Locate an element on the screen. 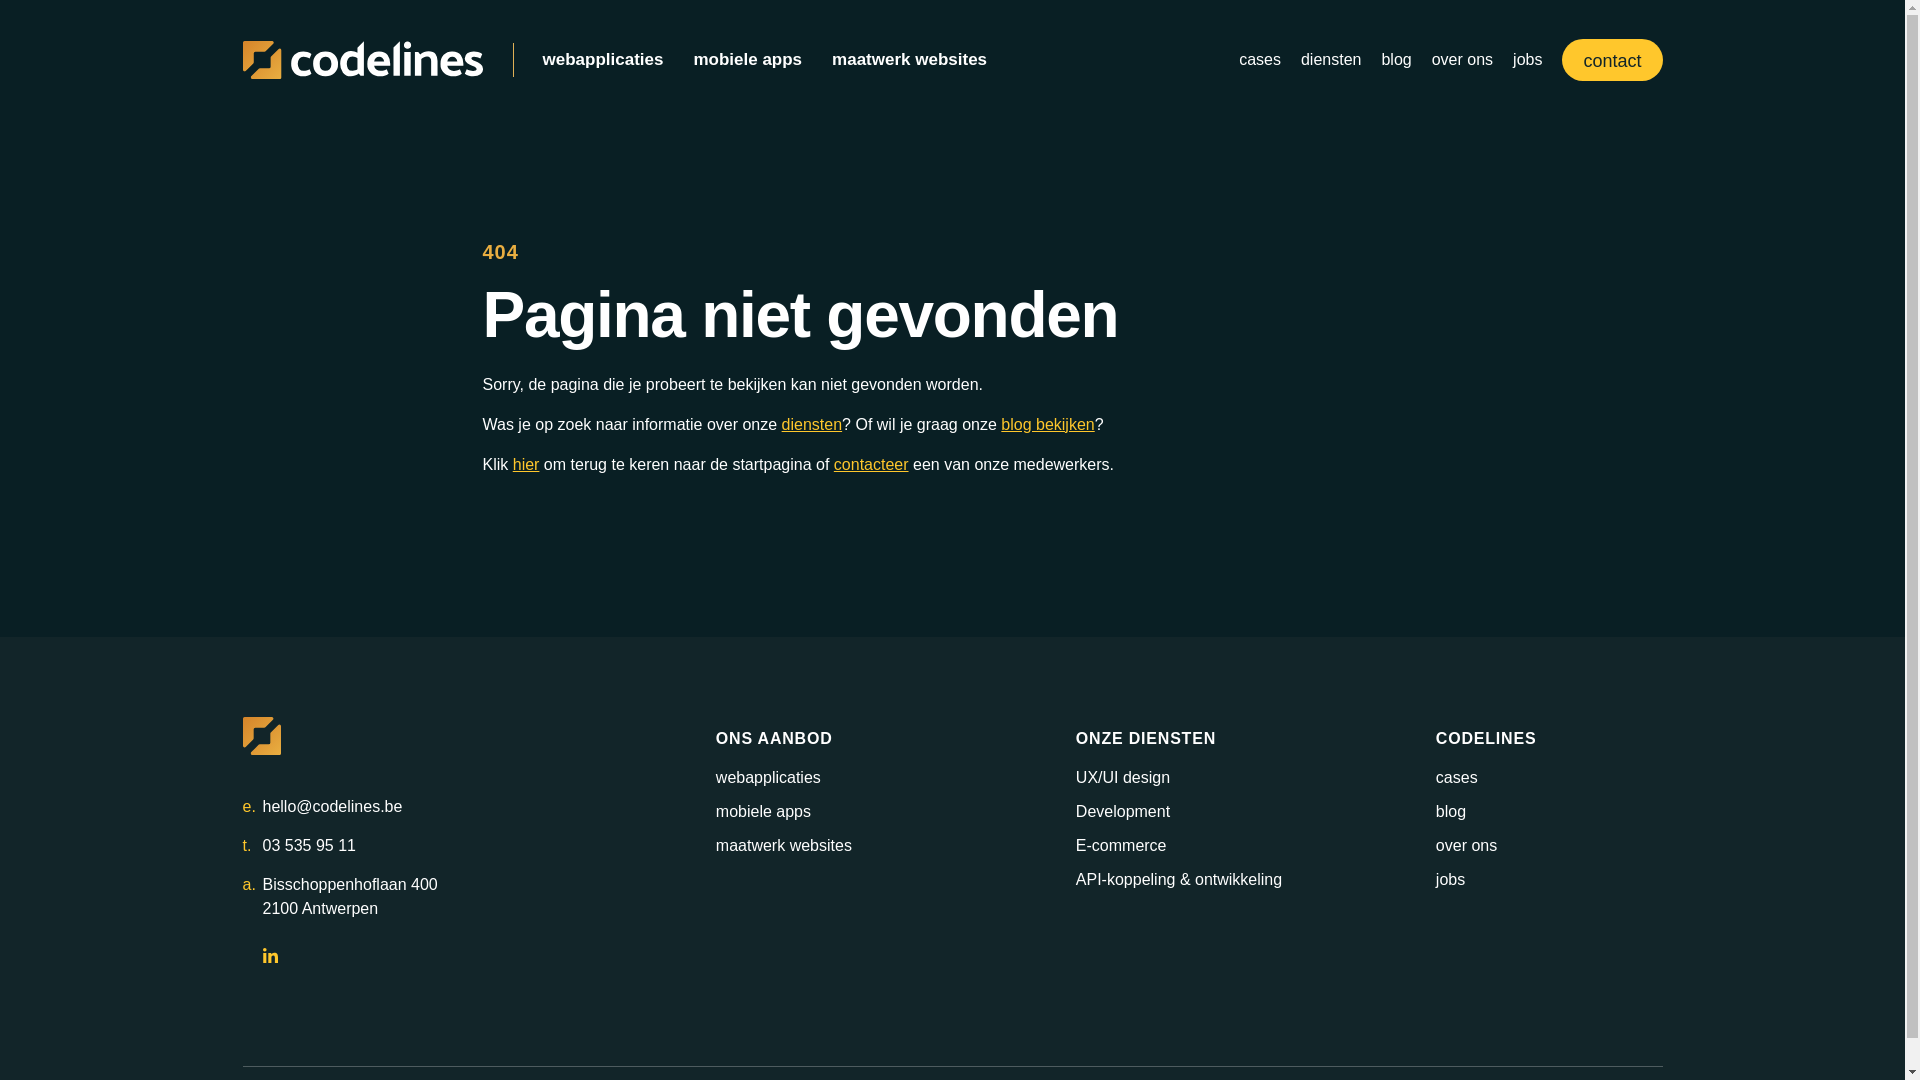  'blog bekijken' is located at coordinates (1001, 423).